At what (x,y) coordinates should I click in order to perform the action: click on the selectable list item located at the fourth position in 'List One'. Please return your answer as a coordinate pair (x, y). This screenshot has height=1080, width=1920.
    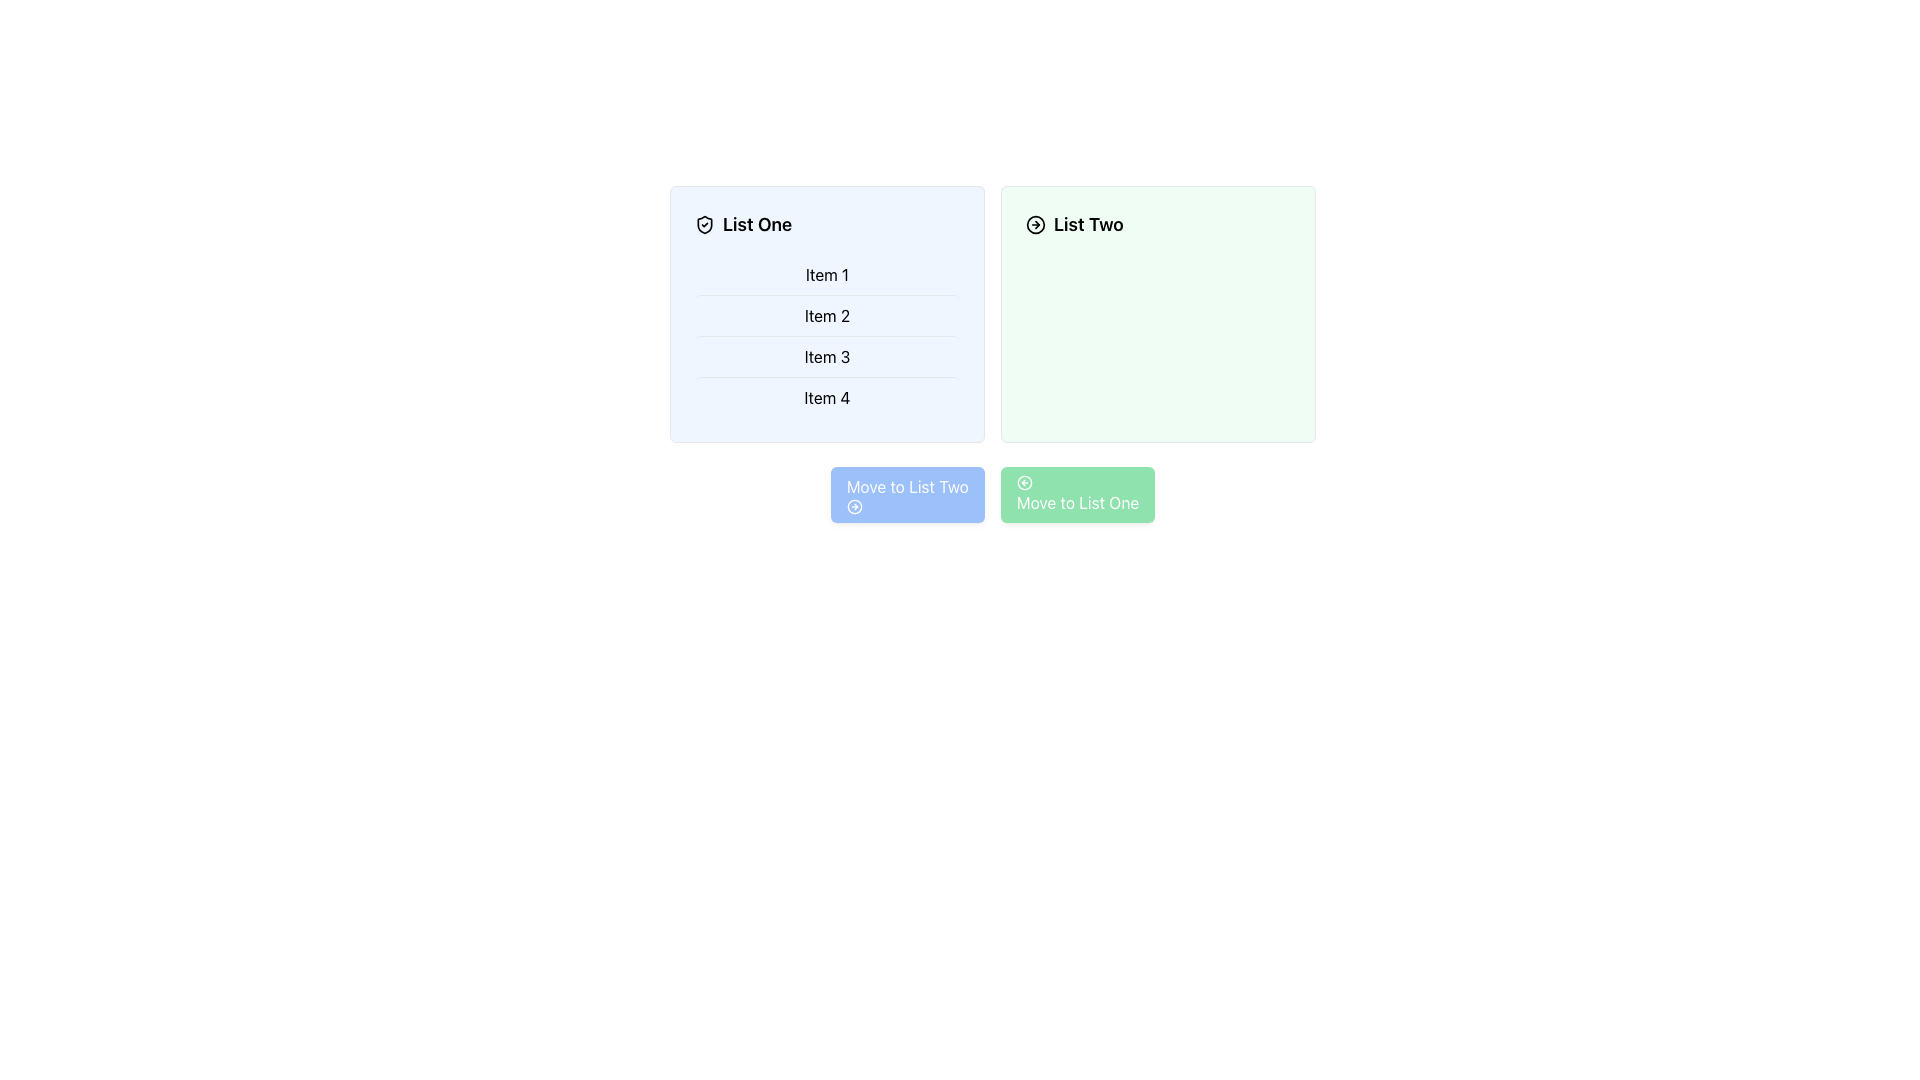
    Looking at the image, I should click on (827, 397).